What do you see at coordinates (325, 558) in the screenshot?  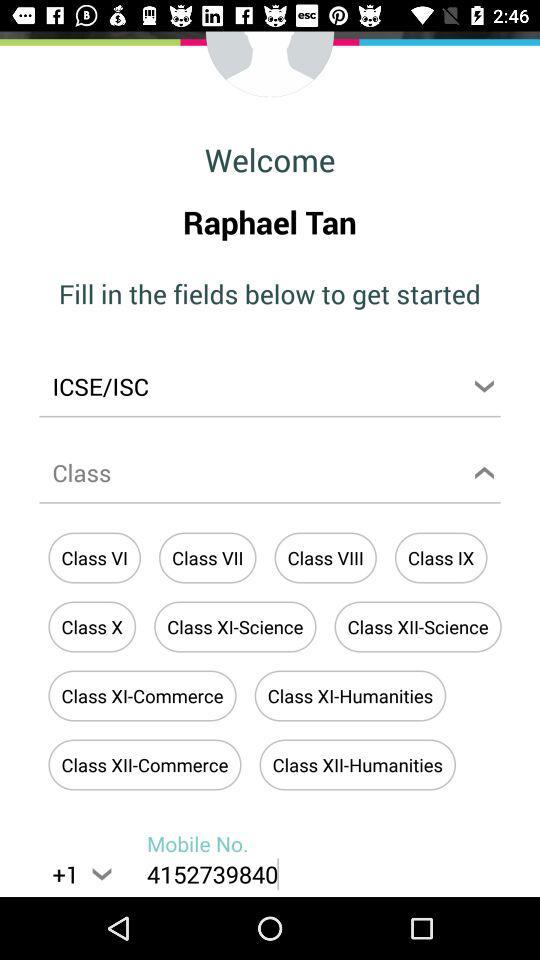 I see `the button between class vii and class ix` at bounding box center [325, 558].